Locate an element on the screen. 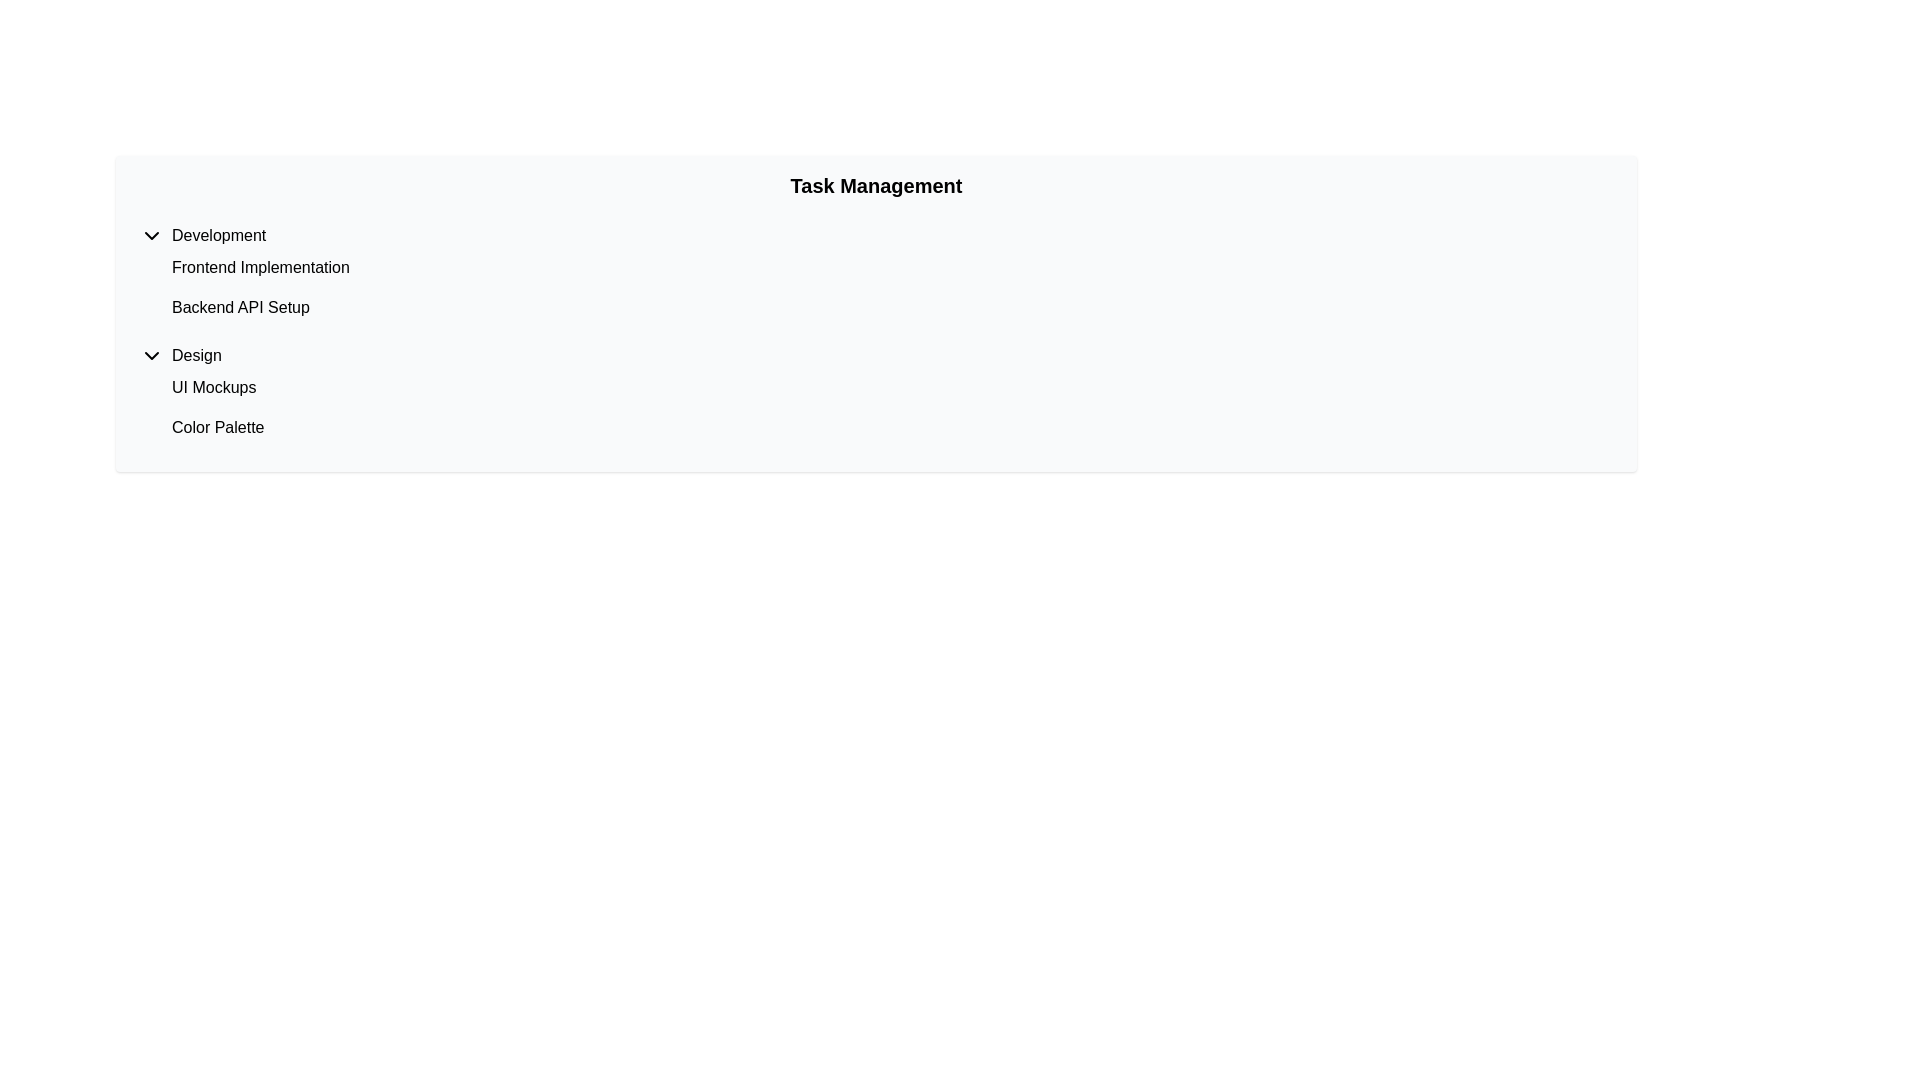  the 'Development' section header text label is located at coordinates (219, 234).